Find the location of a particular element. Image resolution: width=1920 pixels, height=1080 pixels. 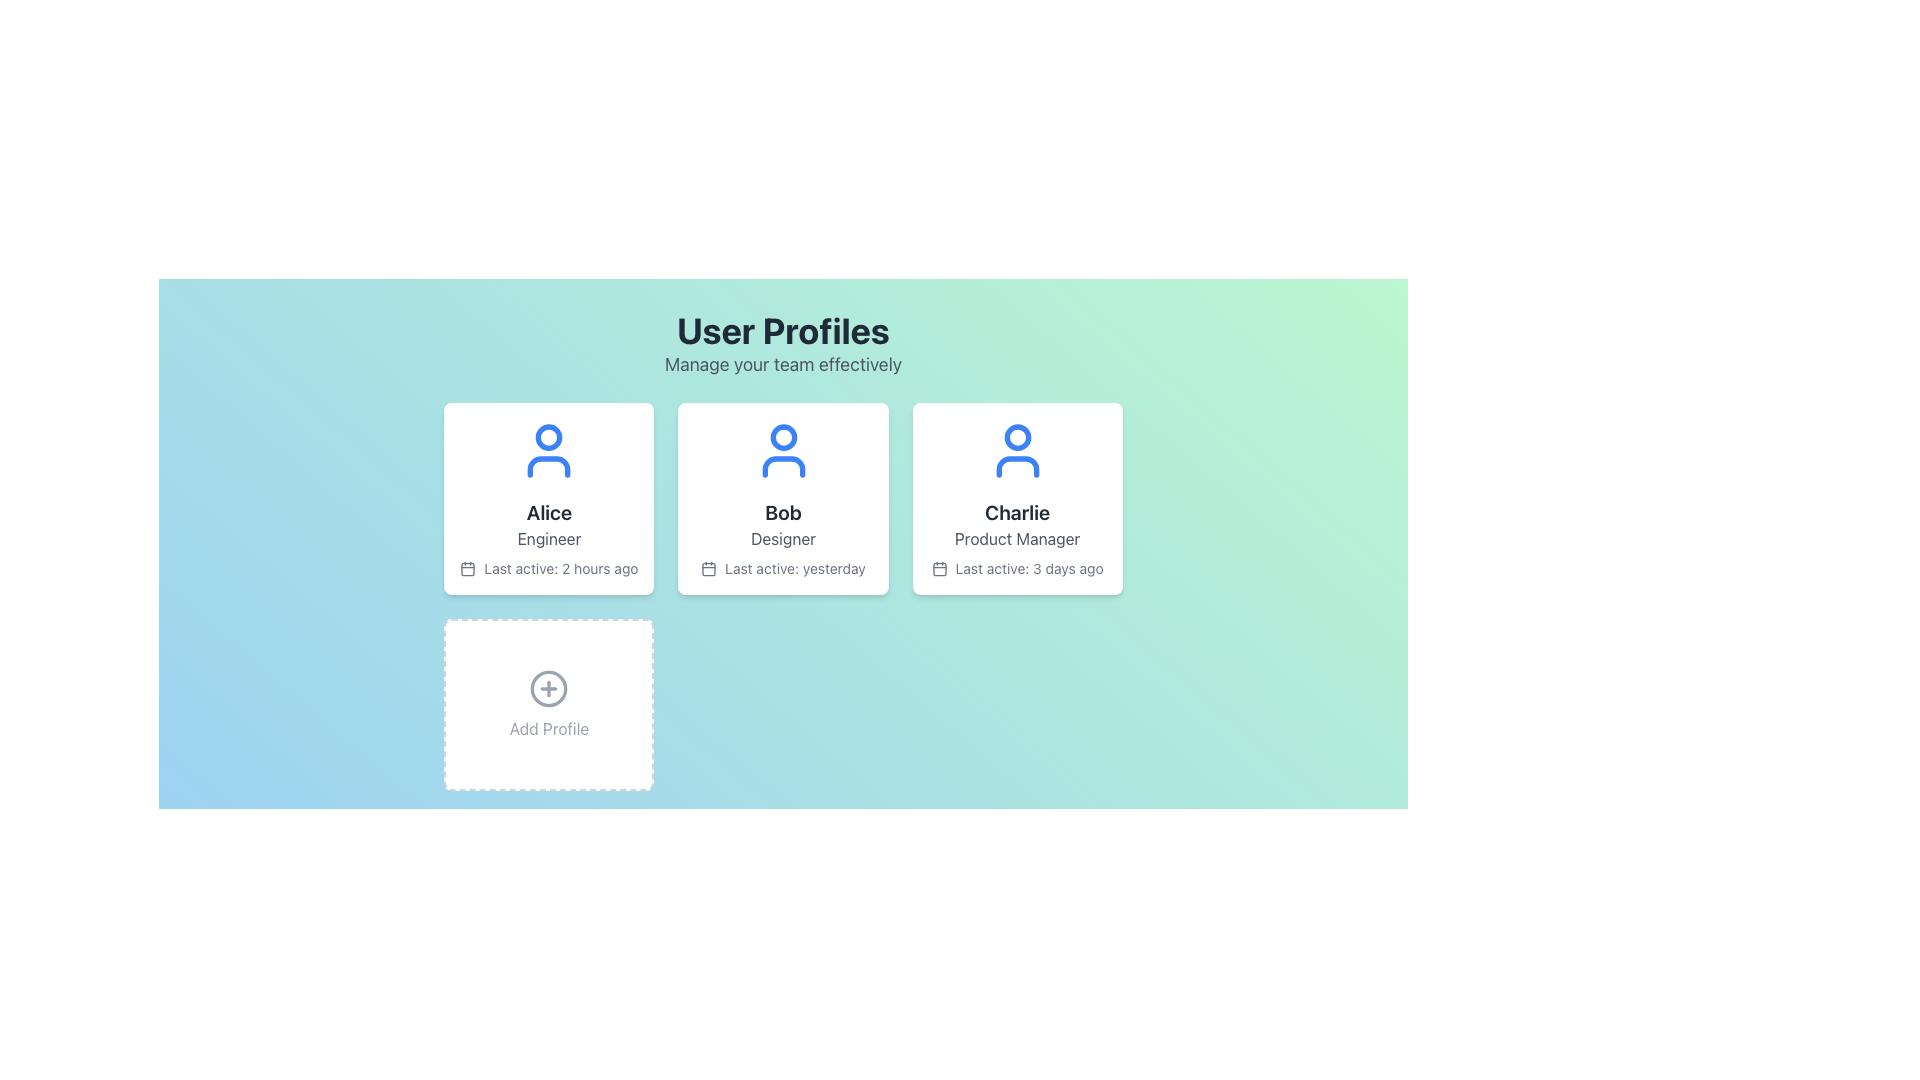

near the text label indicating the functionality of adding a new profile, located in the card-like interactive element at the bottom of the 'User Profiles' section is located at coordinates (549, 729).